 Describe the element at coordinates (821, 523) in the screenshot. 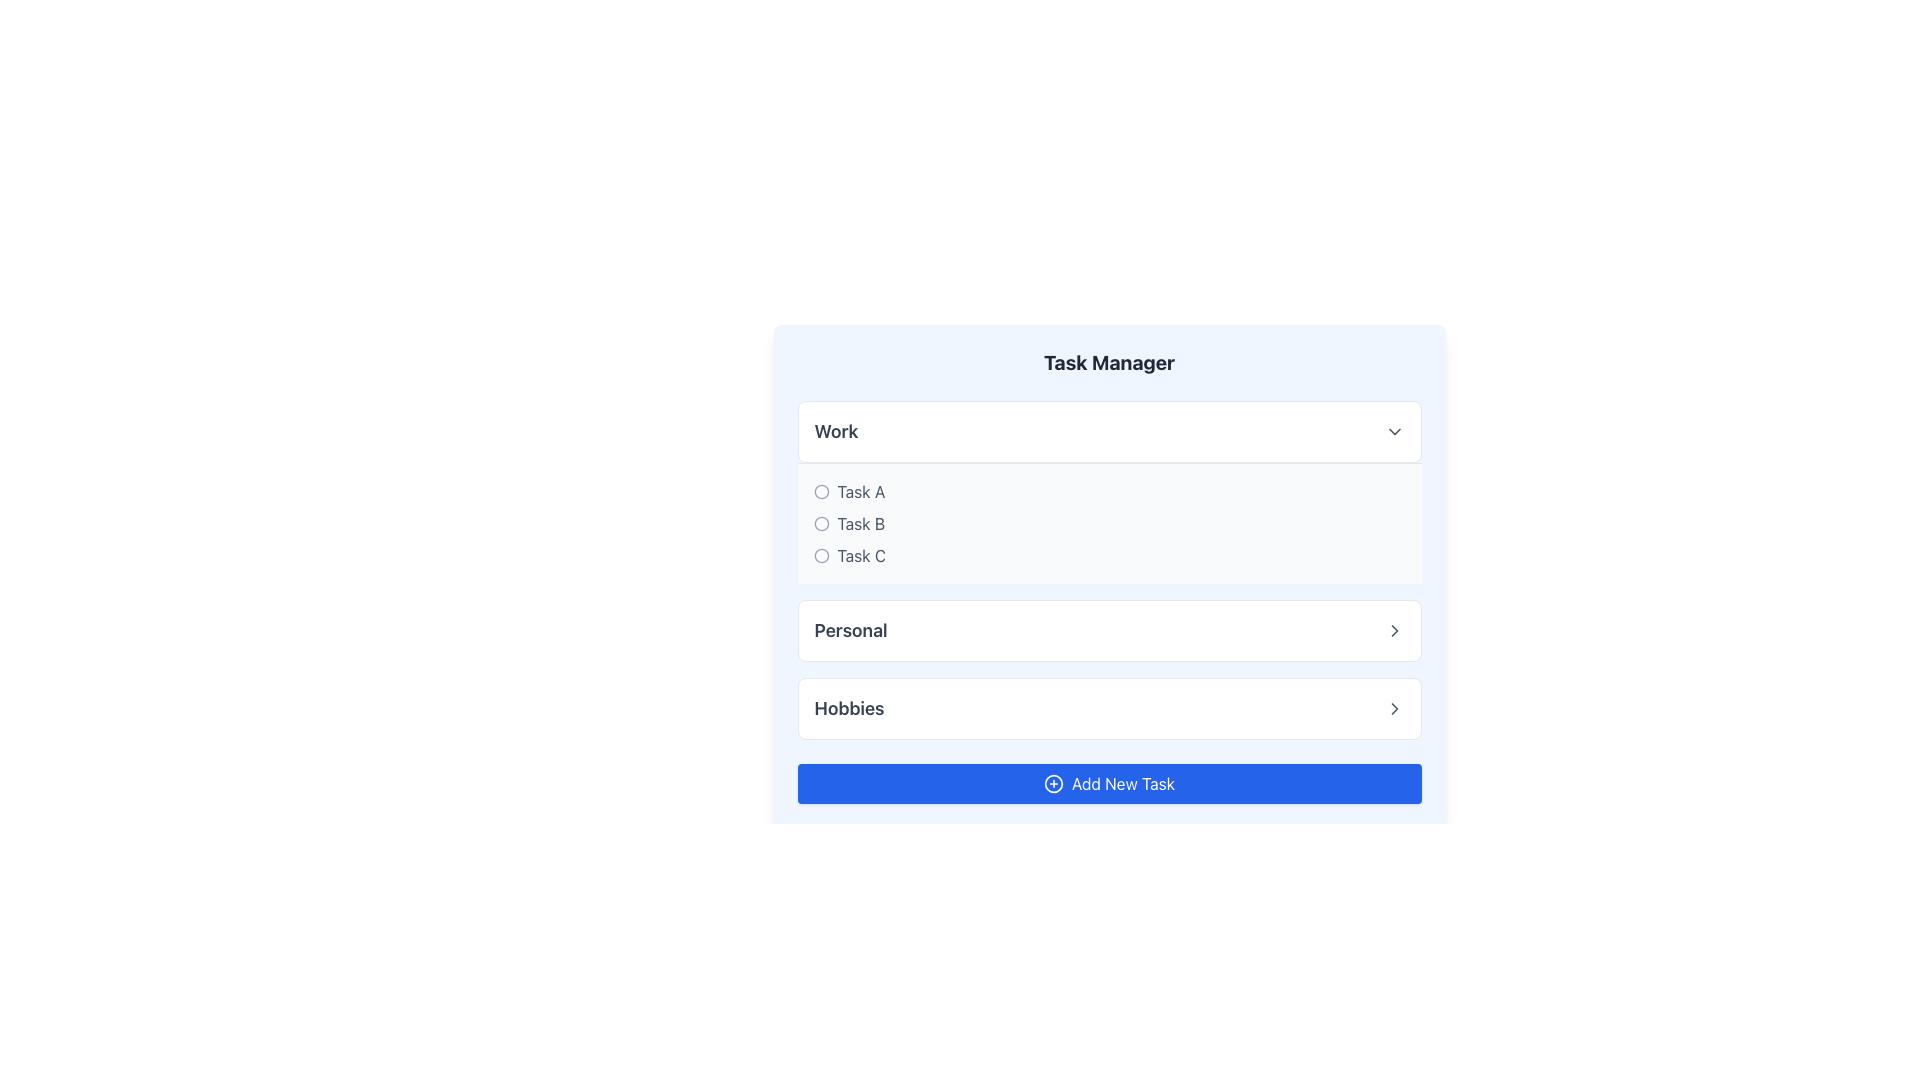

I see `the radio button` at that location.